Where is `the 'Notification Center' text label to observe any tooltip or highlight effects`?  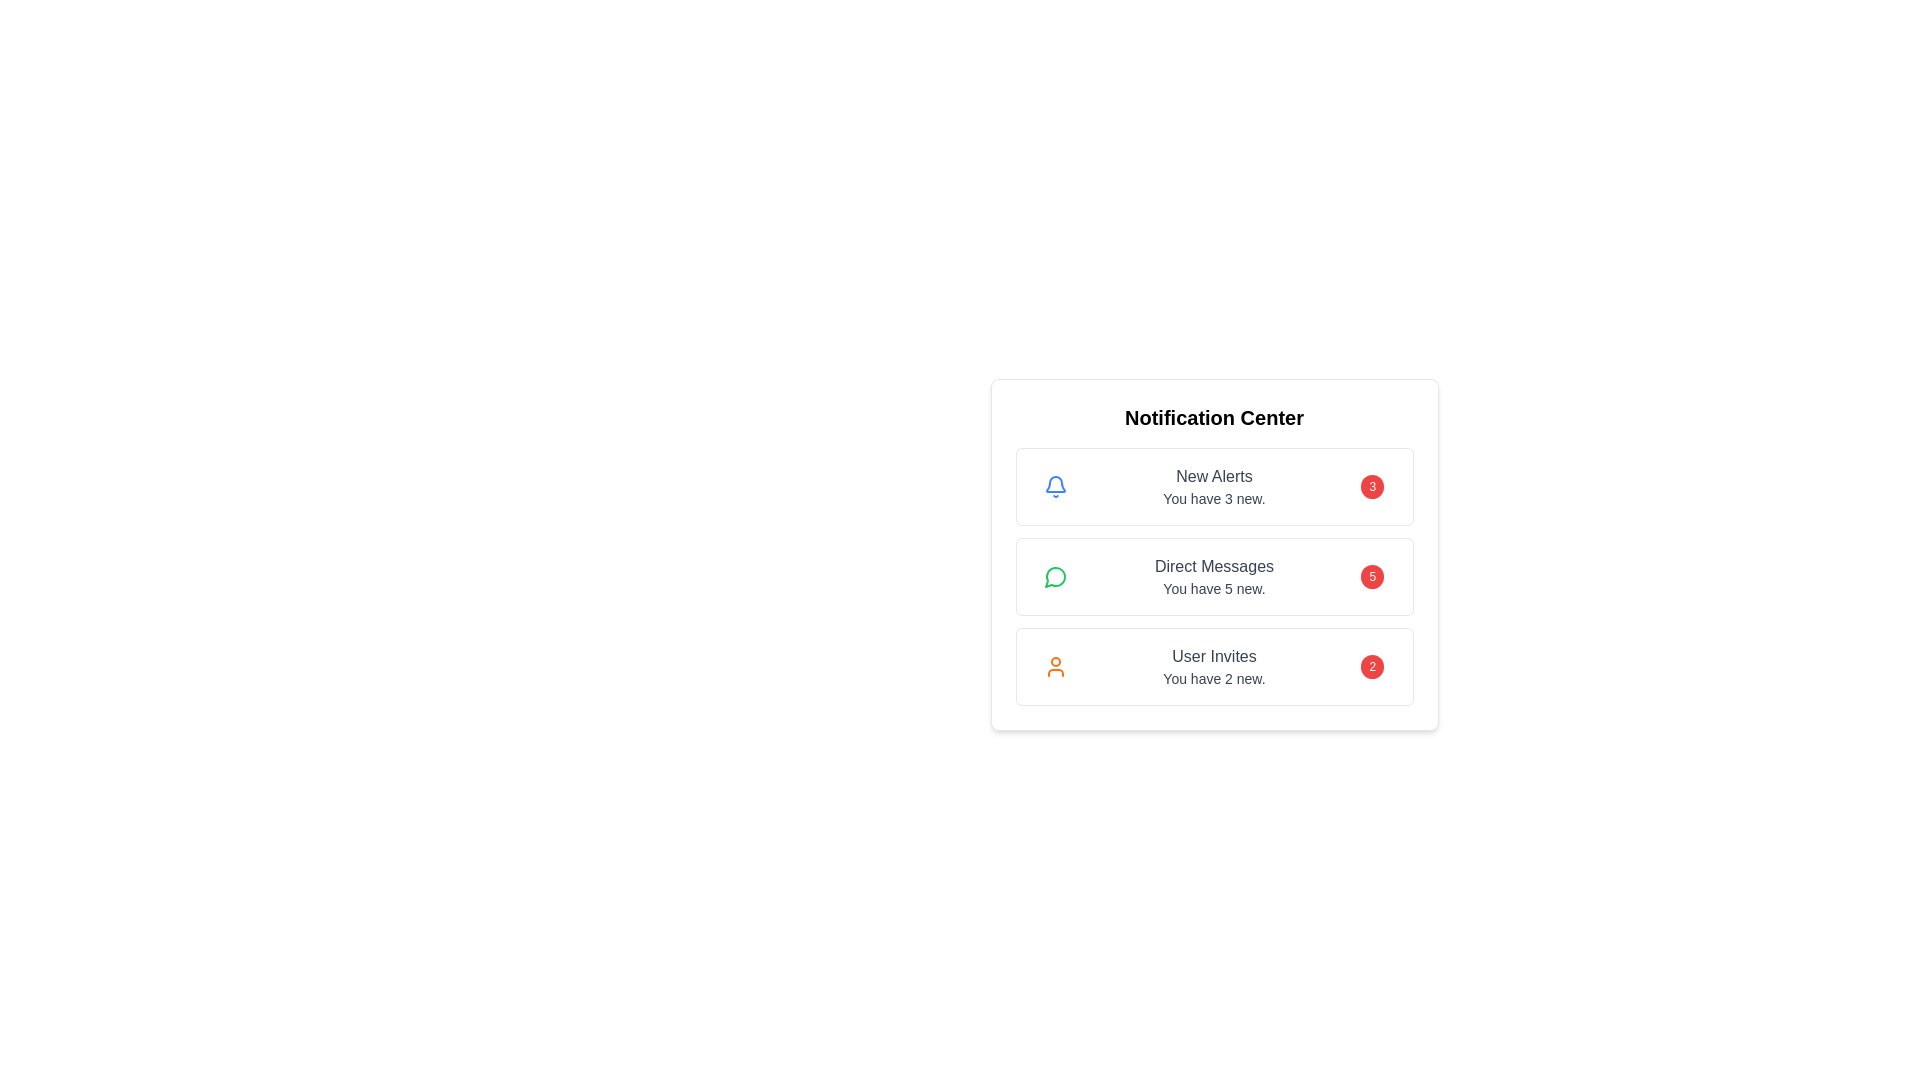
the 'Notification Center' text label to observe any tooltip or highlight effects is located at coordinates (1213, 416).